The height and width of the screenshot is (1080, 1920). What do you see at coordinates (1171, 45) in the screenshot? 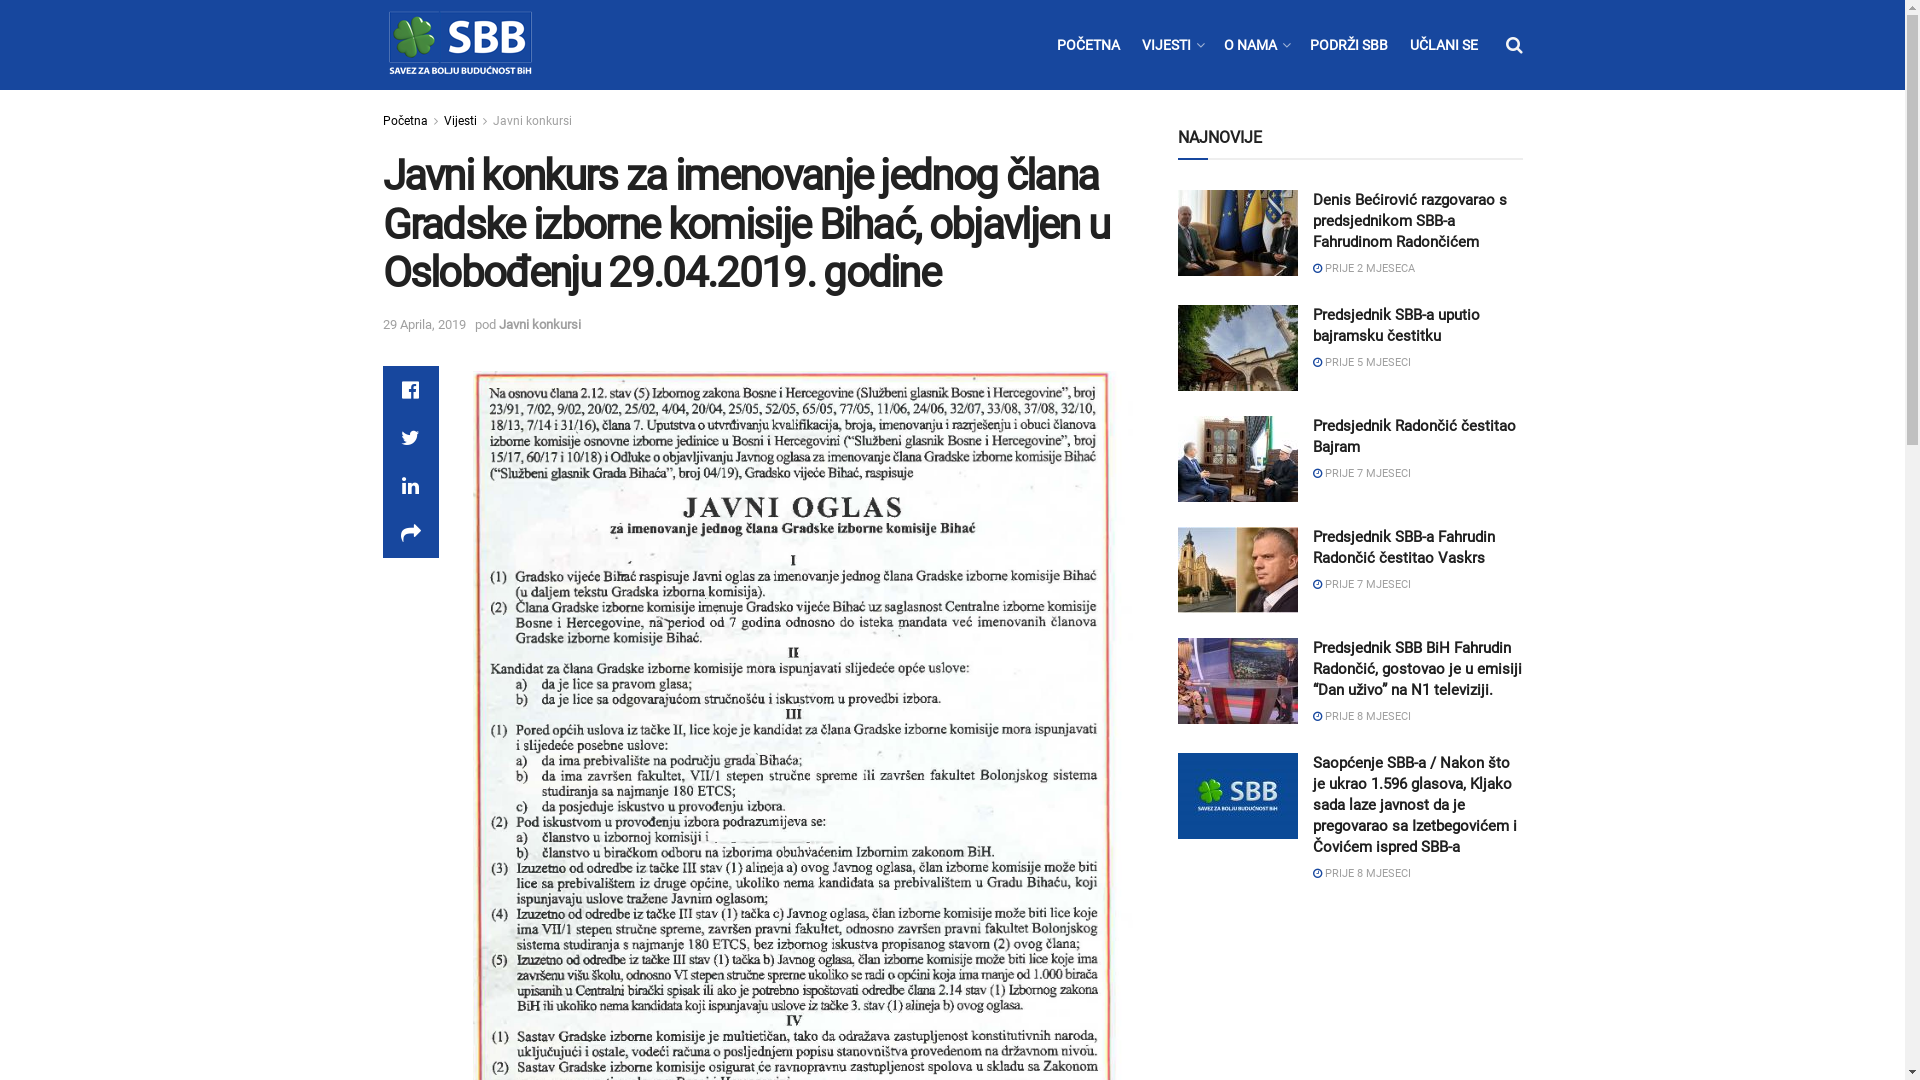
I see `'VIJESTI'` at bounding box center [1171, 45].